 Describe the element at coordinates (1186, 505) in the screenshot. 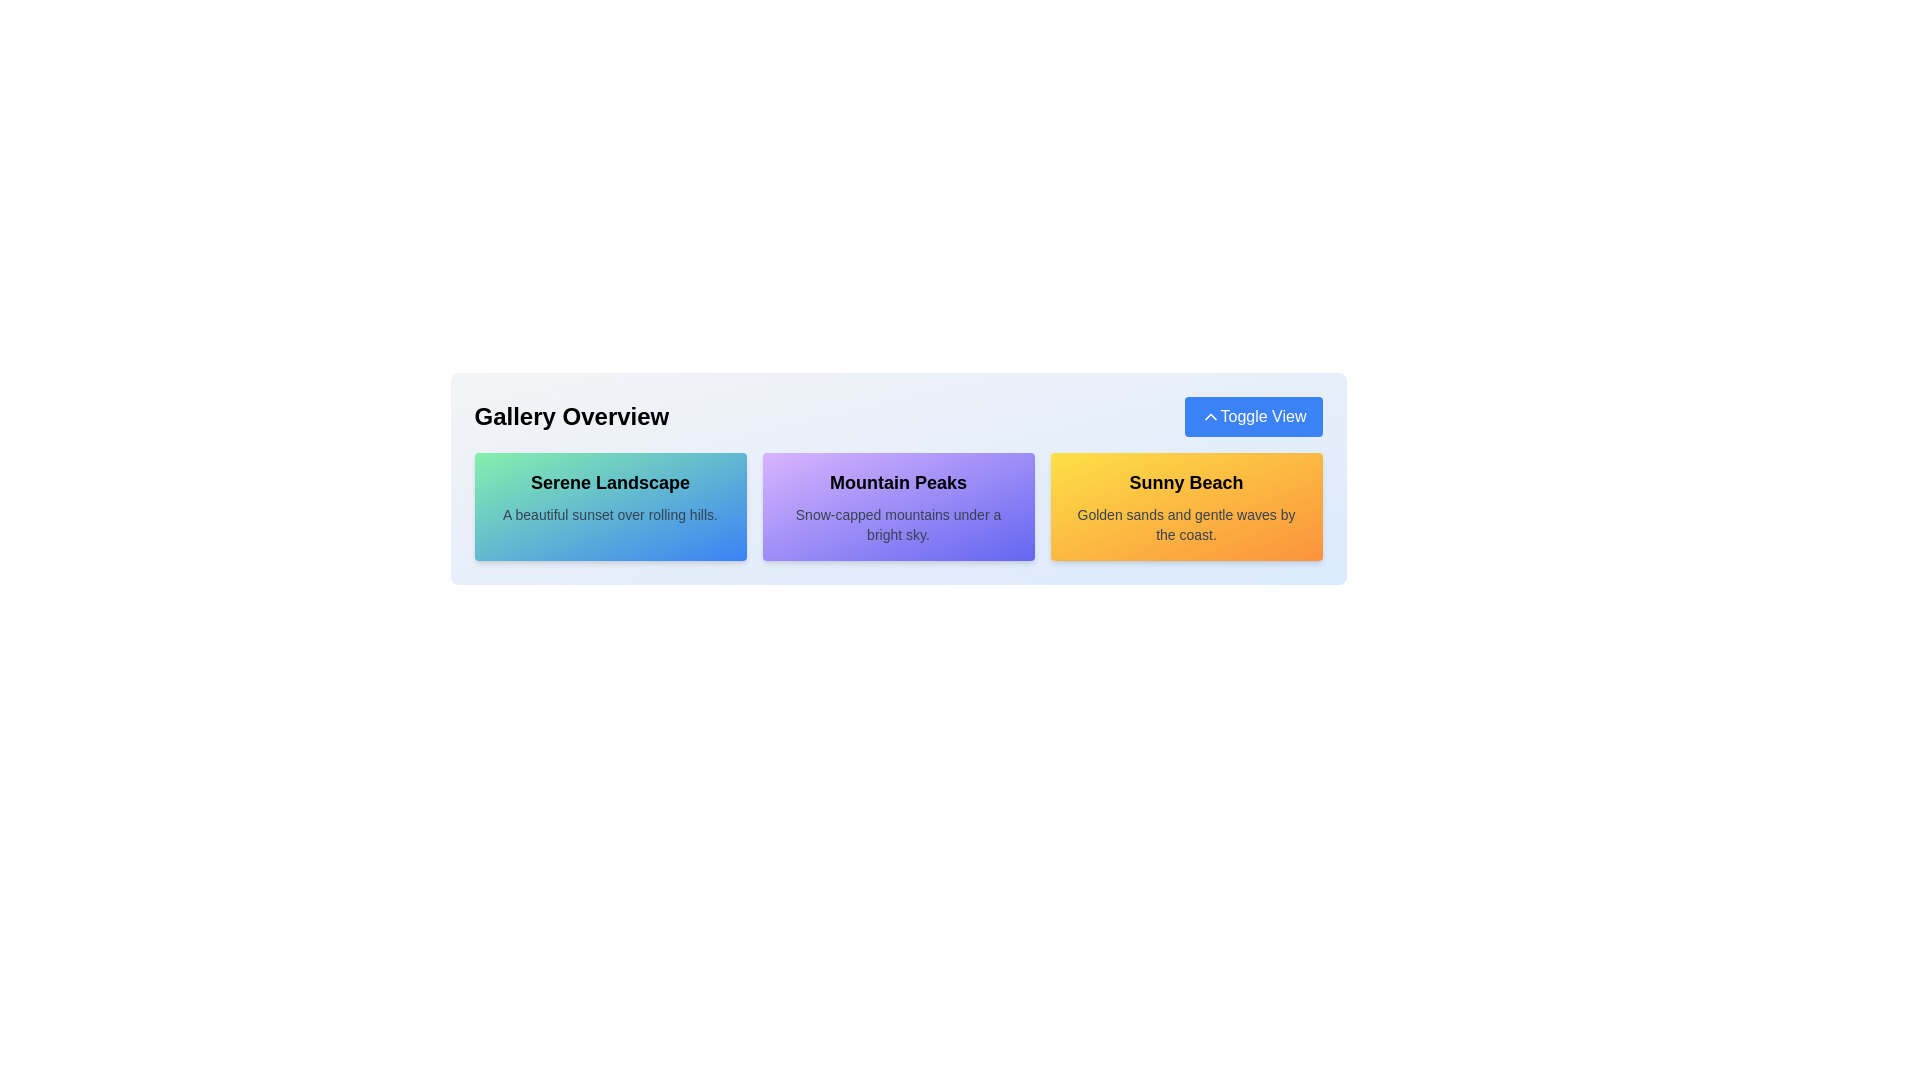

I see `the informational card located in the bottom-right corner of the grid layout, which is the third card and is positioned to the right of the 'Mountain Peaks' card` at that location.